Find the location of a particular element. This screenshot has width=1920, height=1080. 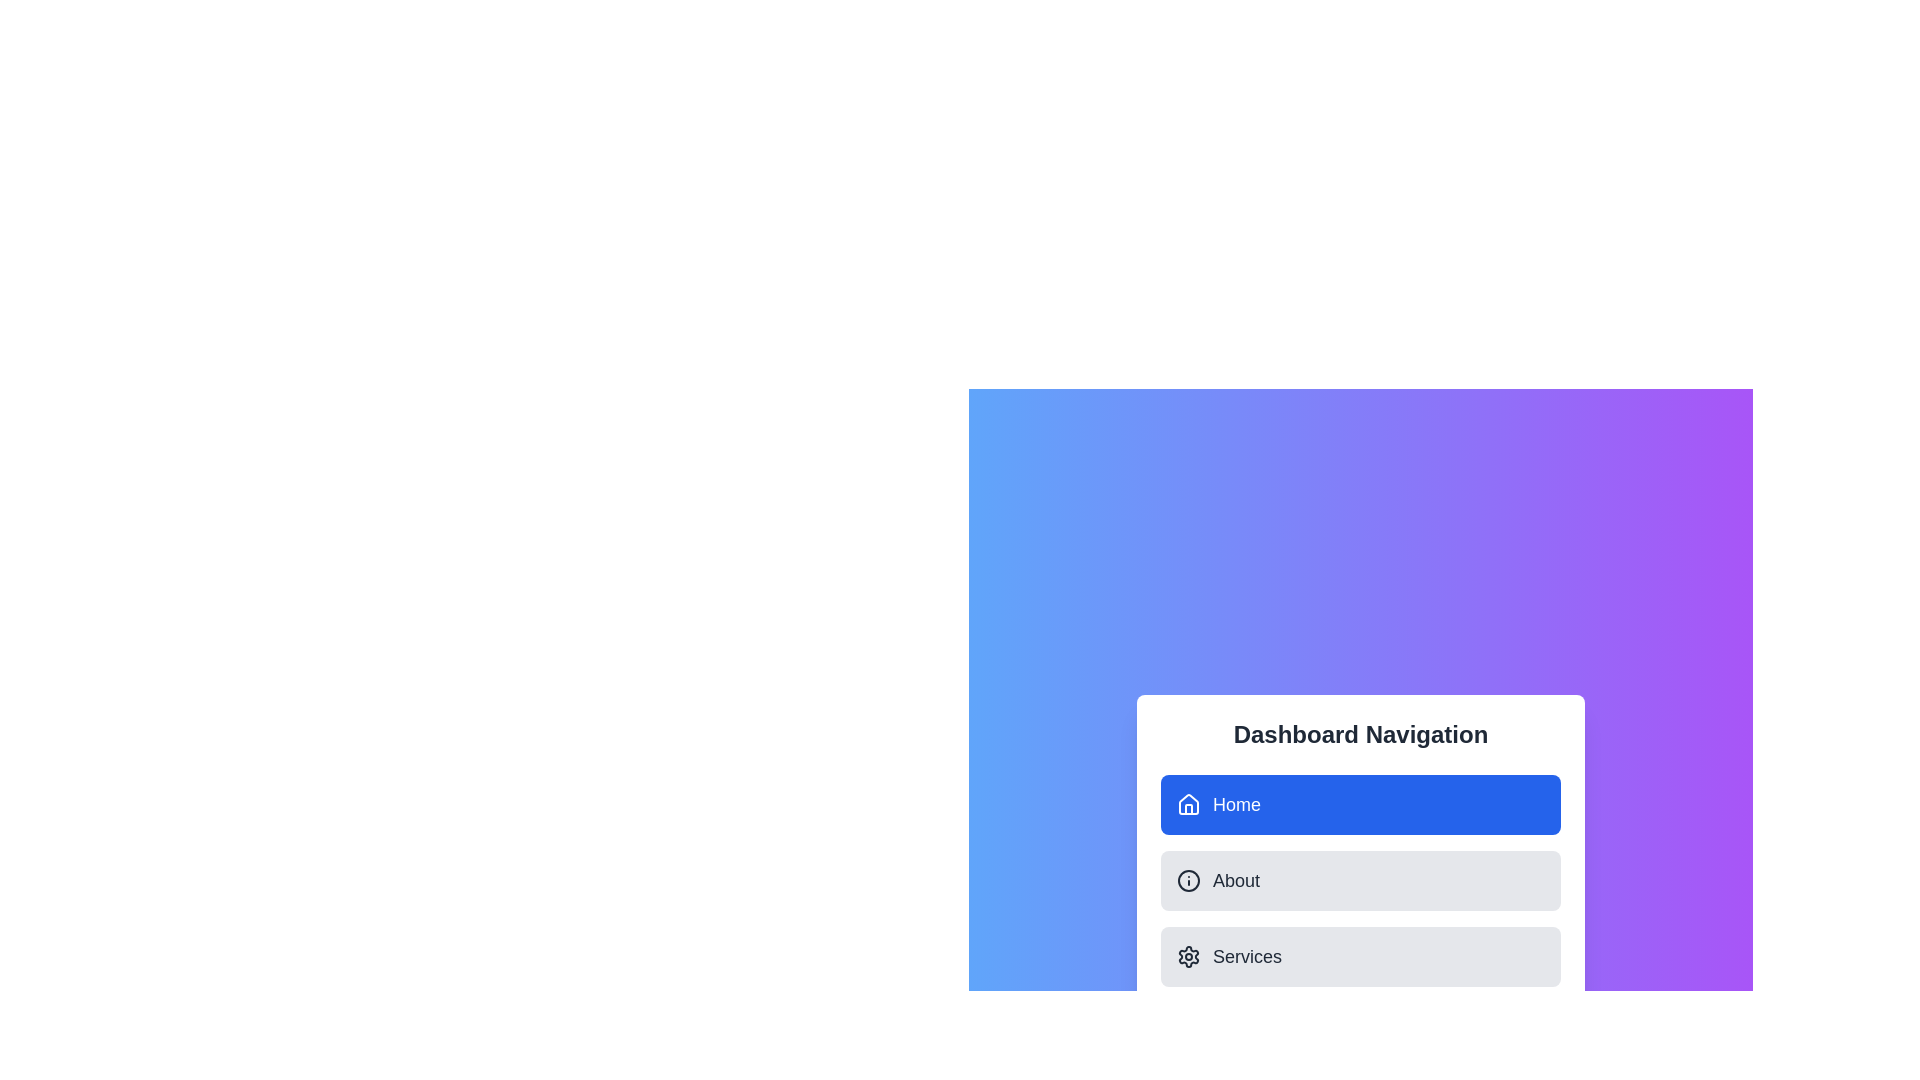

the 'About' text label, which is styled in medium font size, bold weight, and dark gray color, located in the middle segment of a vertical navigation list is located at coordinates (1235, 879).